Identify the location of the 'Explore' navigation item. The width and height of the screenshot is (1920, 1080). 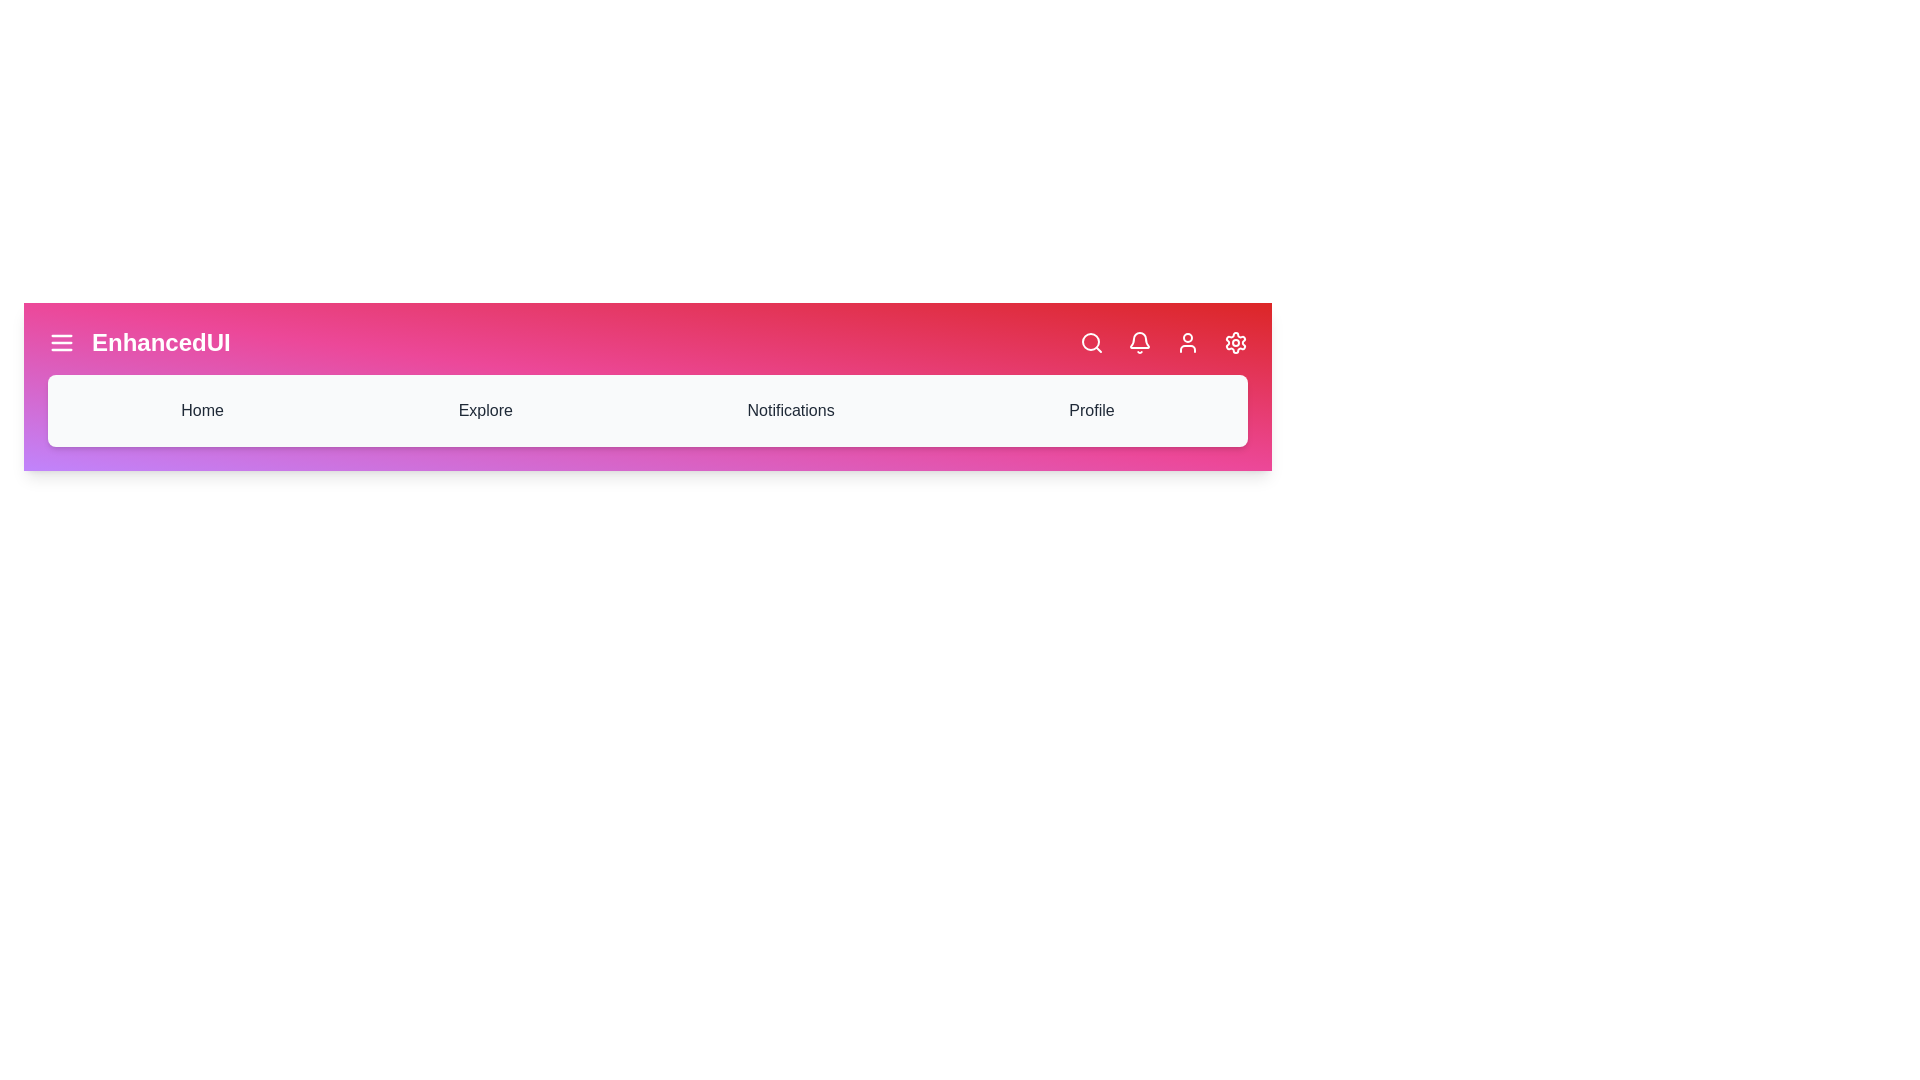
(485, 410).